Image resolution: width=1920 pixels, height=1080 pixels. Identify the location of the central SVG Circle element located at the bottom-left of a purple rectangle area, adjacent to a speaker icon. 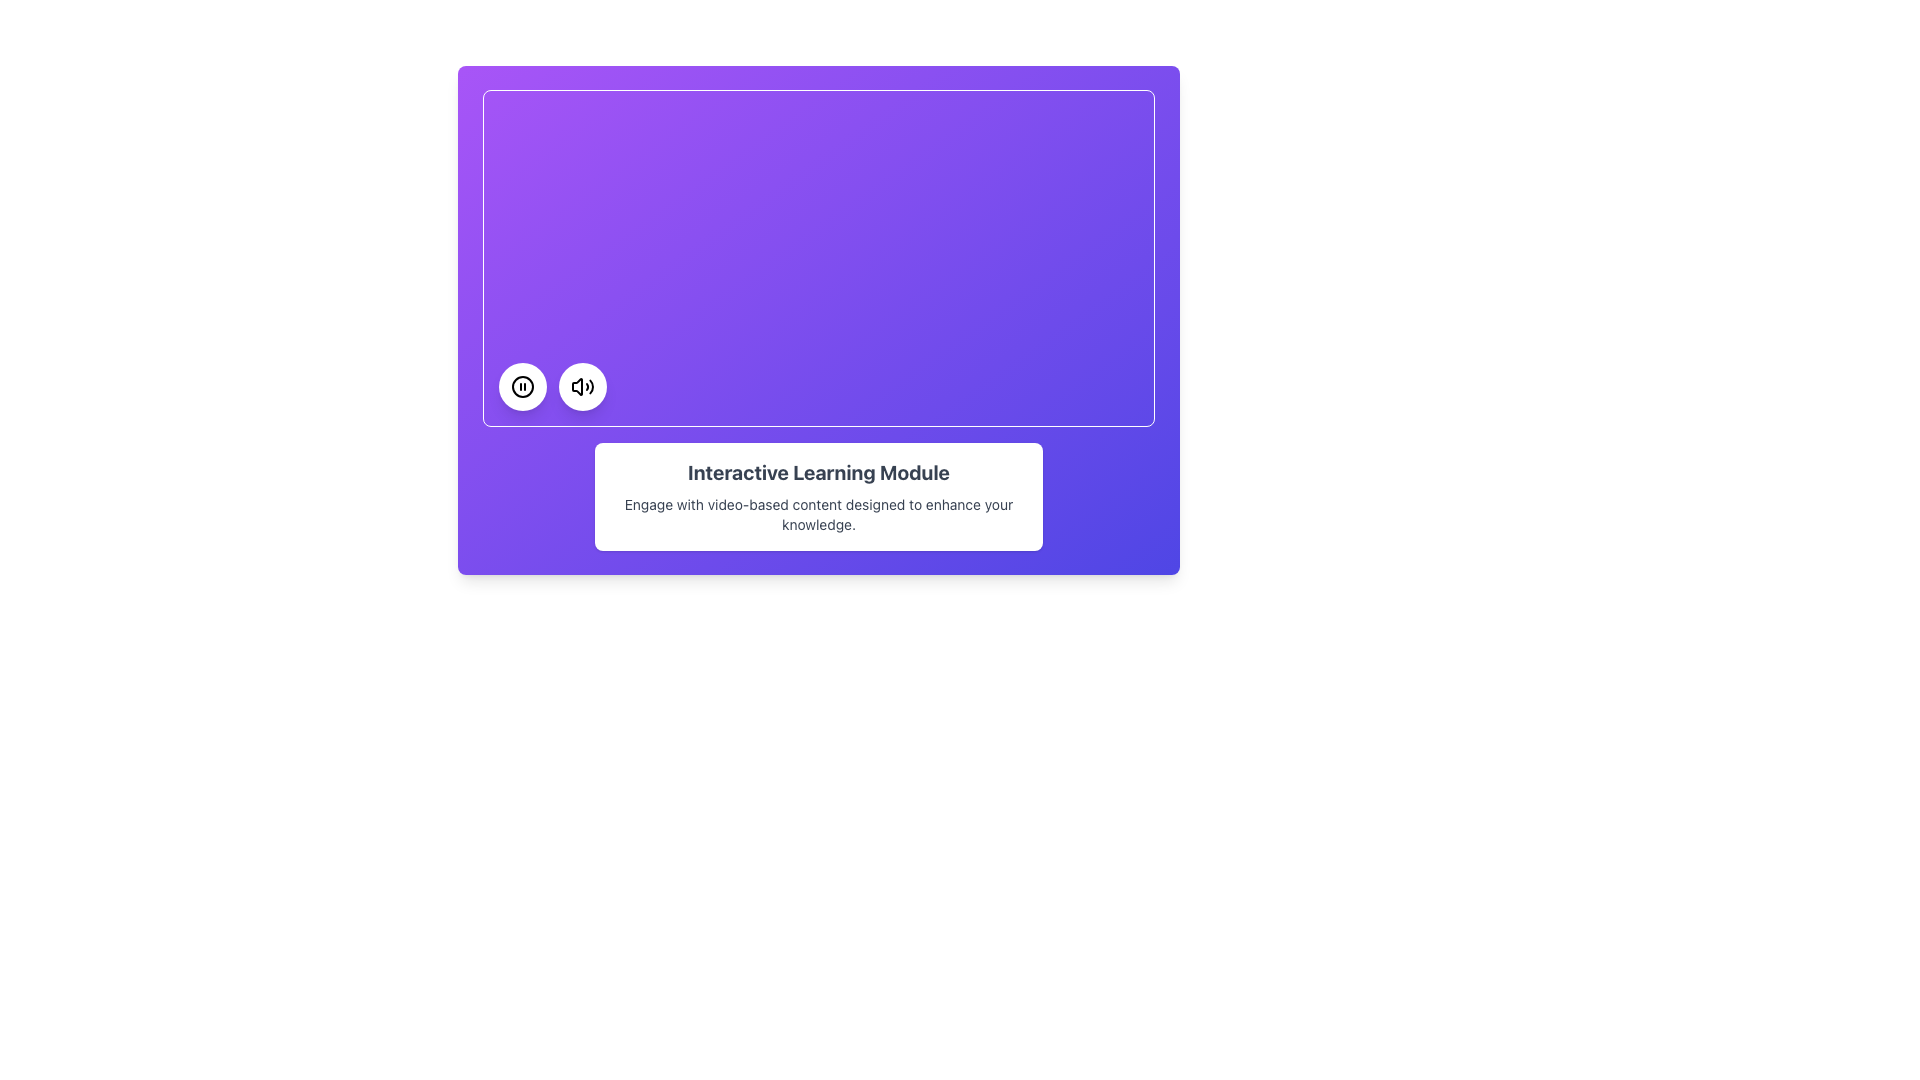
(523, 386).